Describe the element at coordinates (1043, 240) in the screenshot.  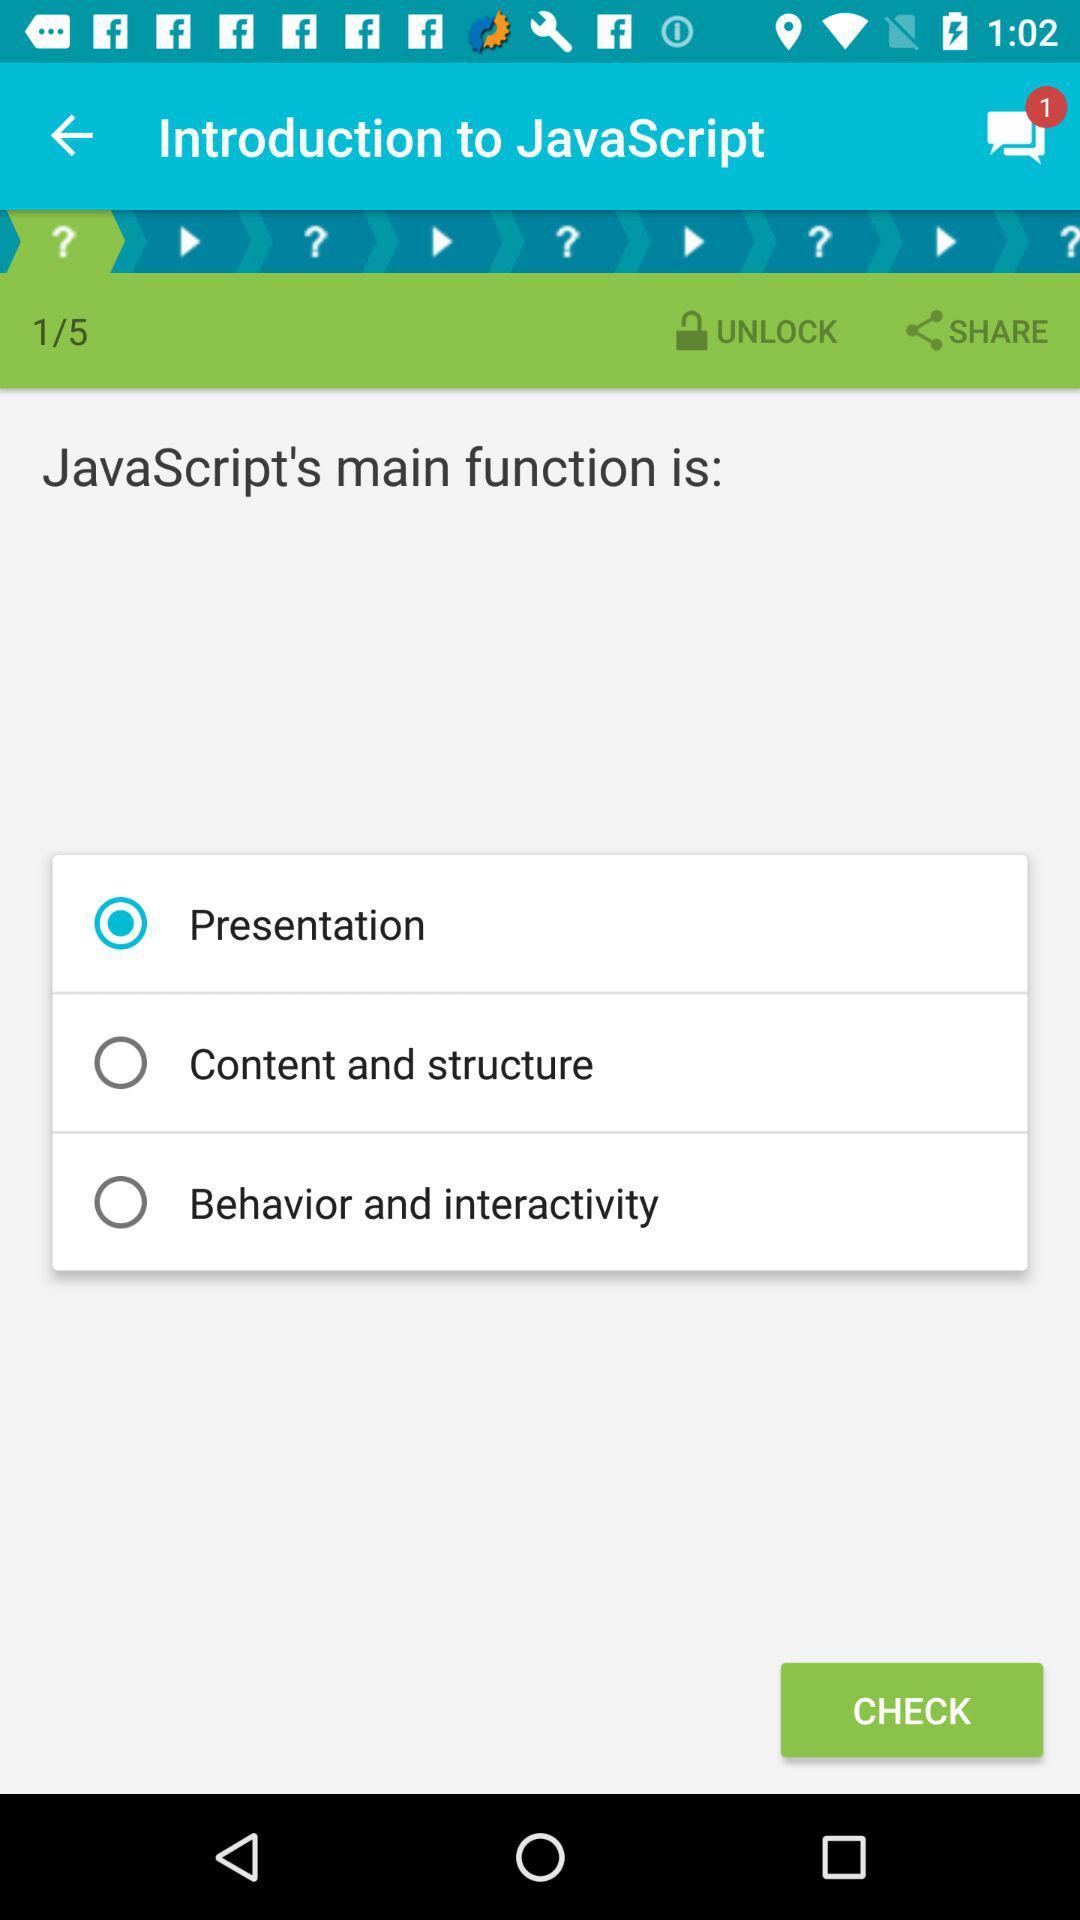
I see `the help icon` at that location.